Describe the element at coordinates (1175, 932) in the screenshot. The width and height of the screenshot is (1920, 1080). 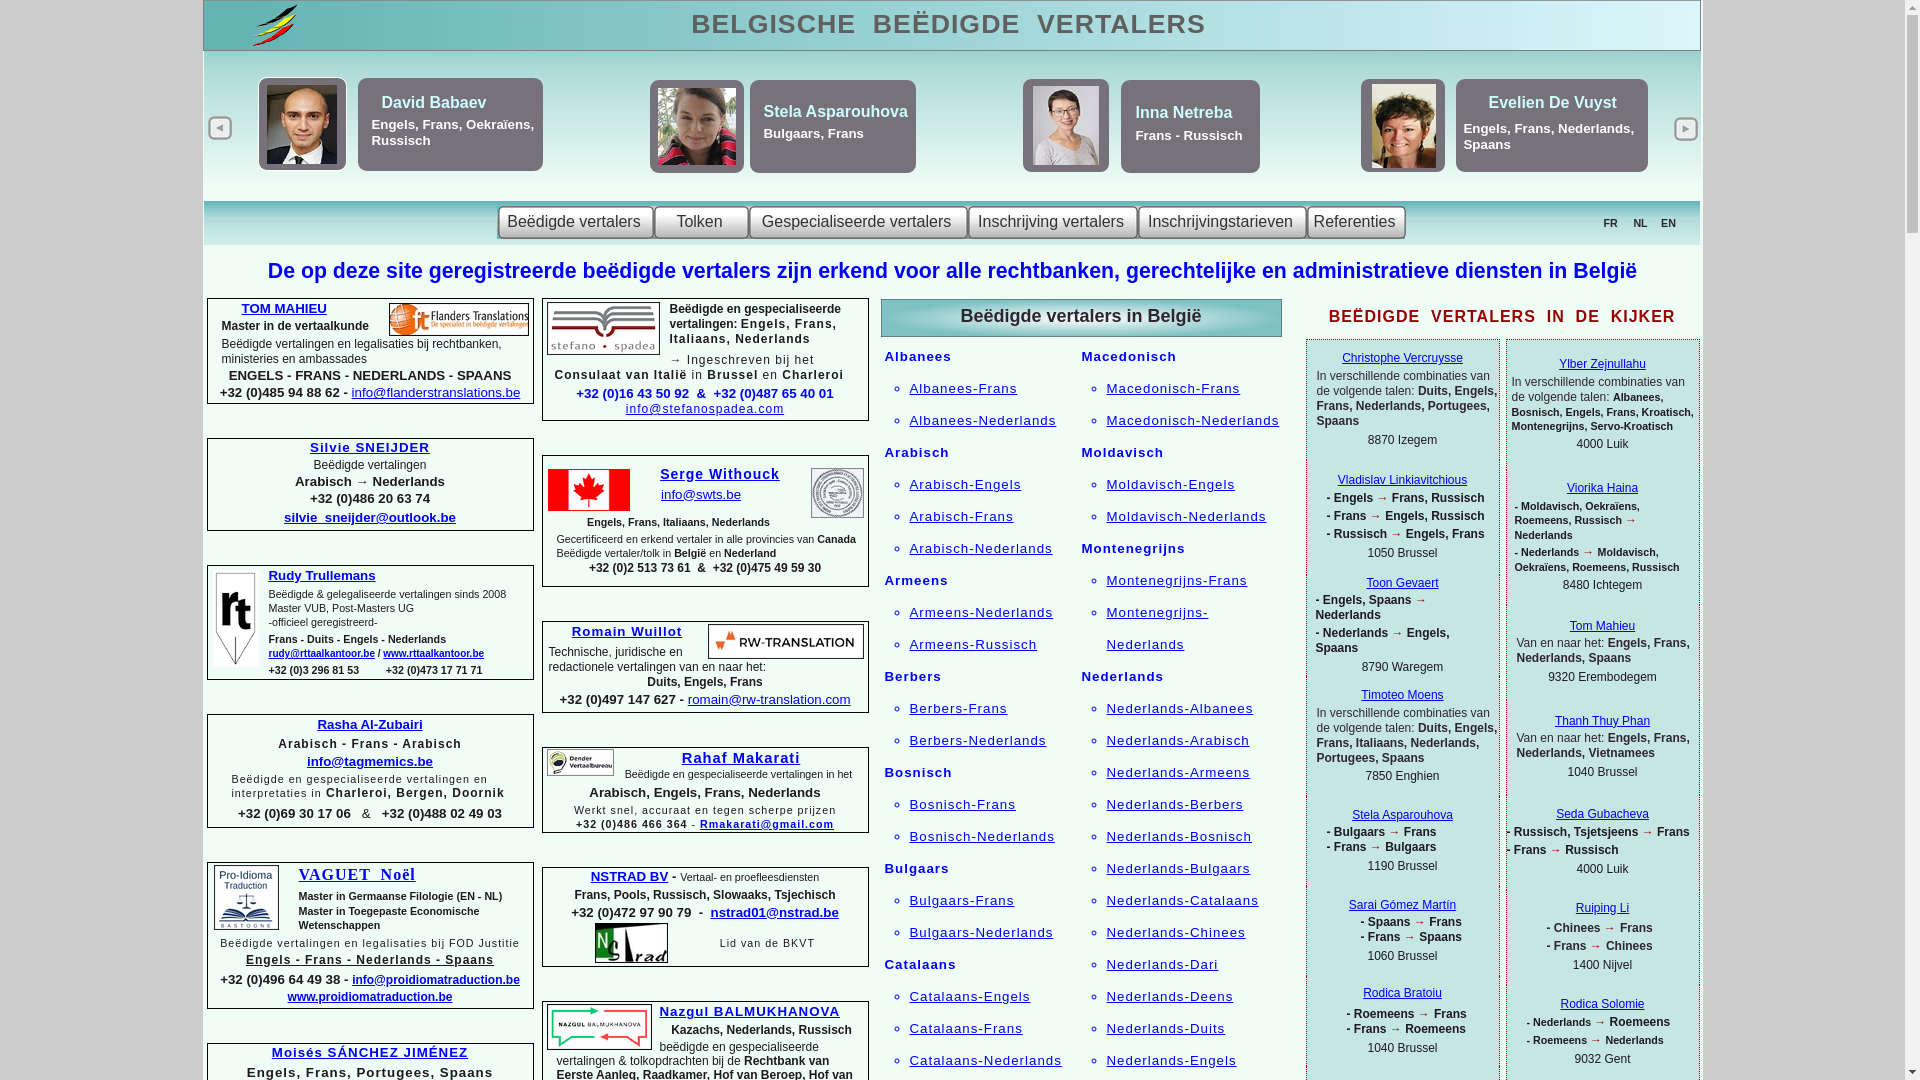
I see `'Nederlands-Chinees'` at that location.